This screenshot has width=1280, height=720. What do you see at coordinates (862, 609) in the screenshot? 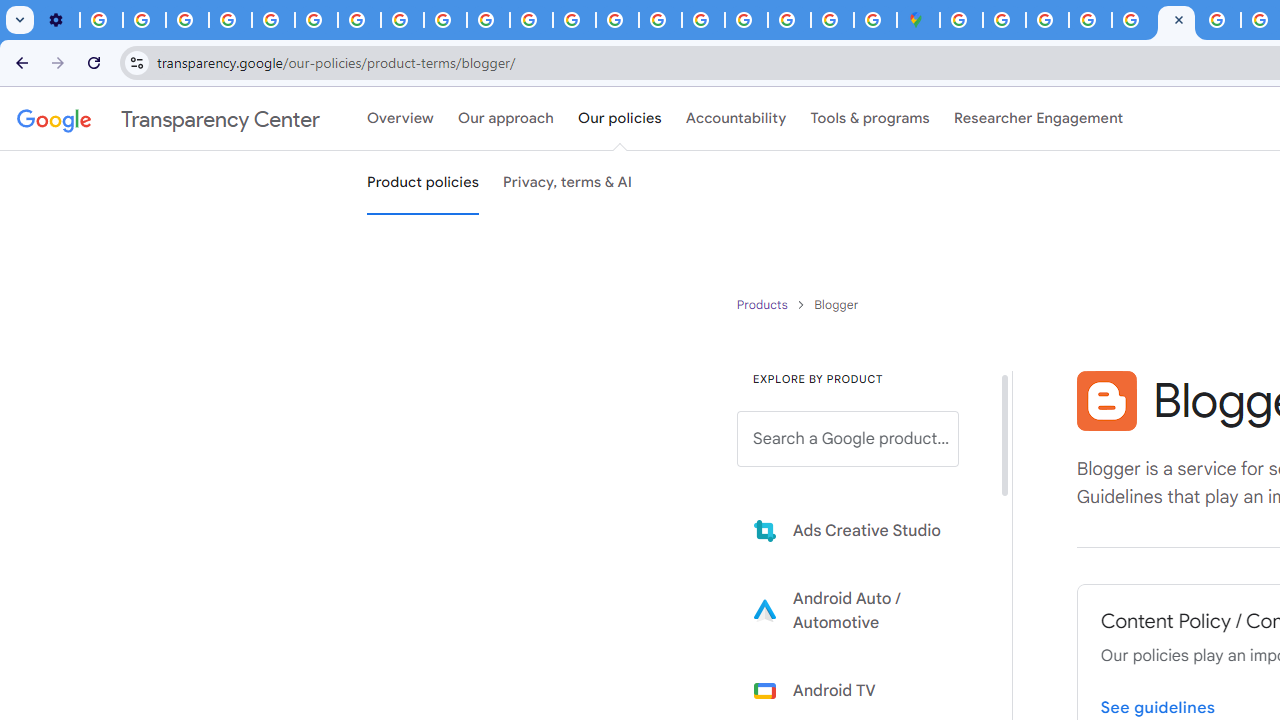
I see `'Learn more about Android Auto'` at bounding box center [862, 609].